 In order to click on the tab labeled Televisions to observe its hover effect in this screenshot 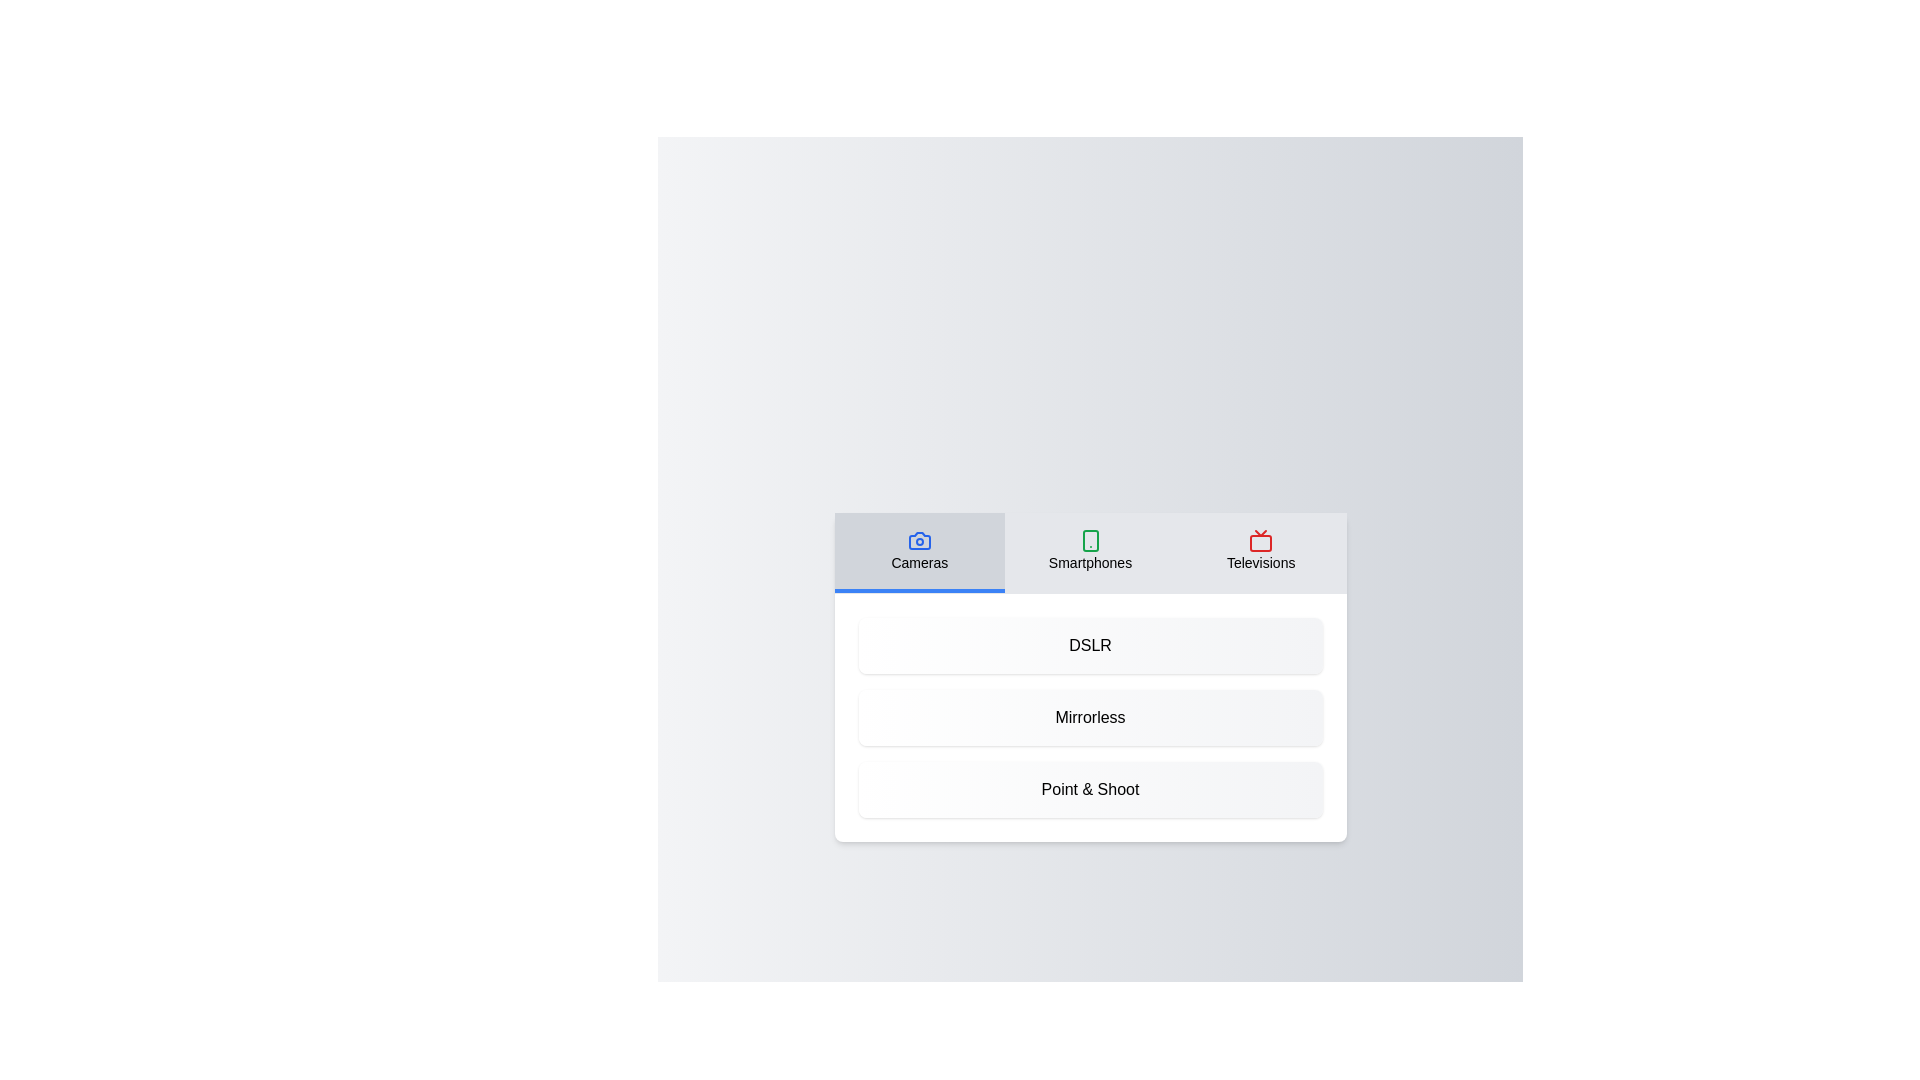, I will do `click(1260, 552)`.